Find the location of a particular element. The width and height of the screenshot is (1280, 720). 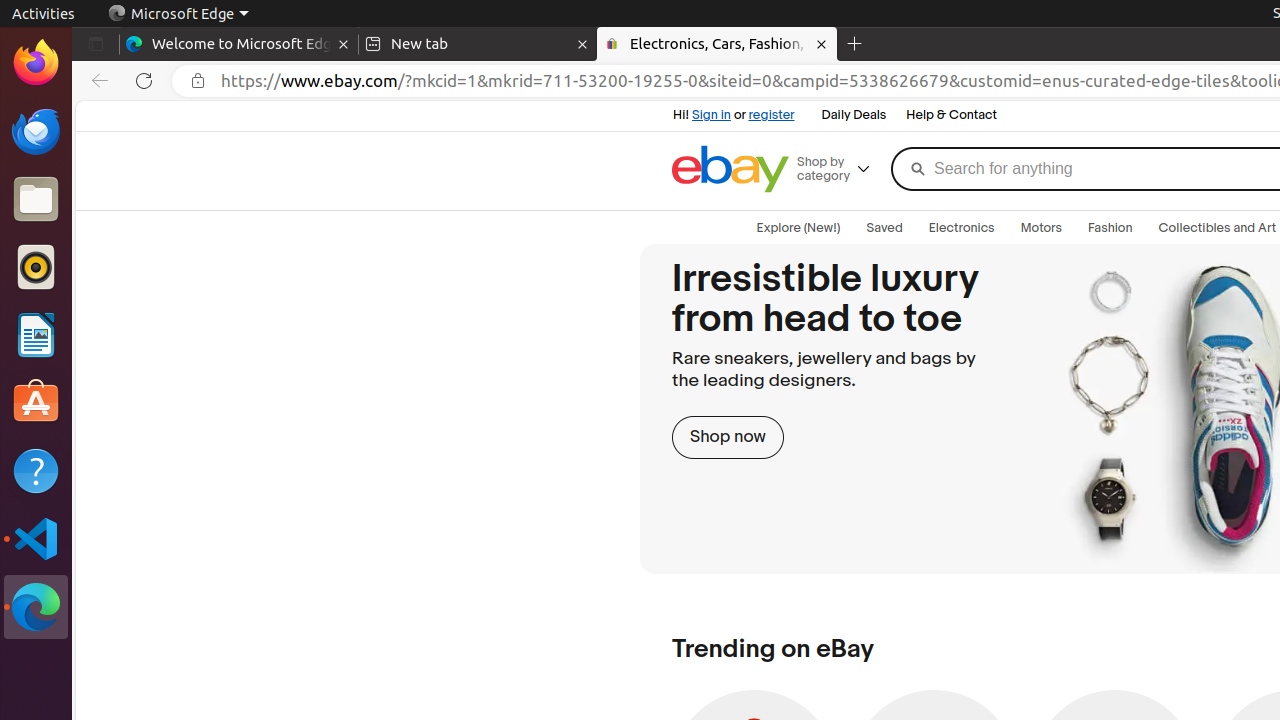

'eBay Home' is located at coordinates (729, 167).